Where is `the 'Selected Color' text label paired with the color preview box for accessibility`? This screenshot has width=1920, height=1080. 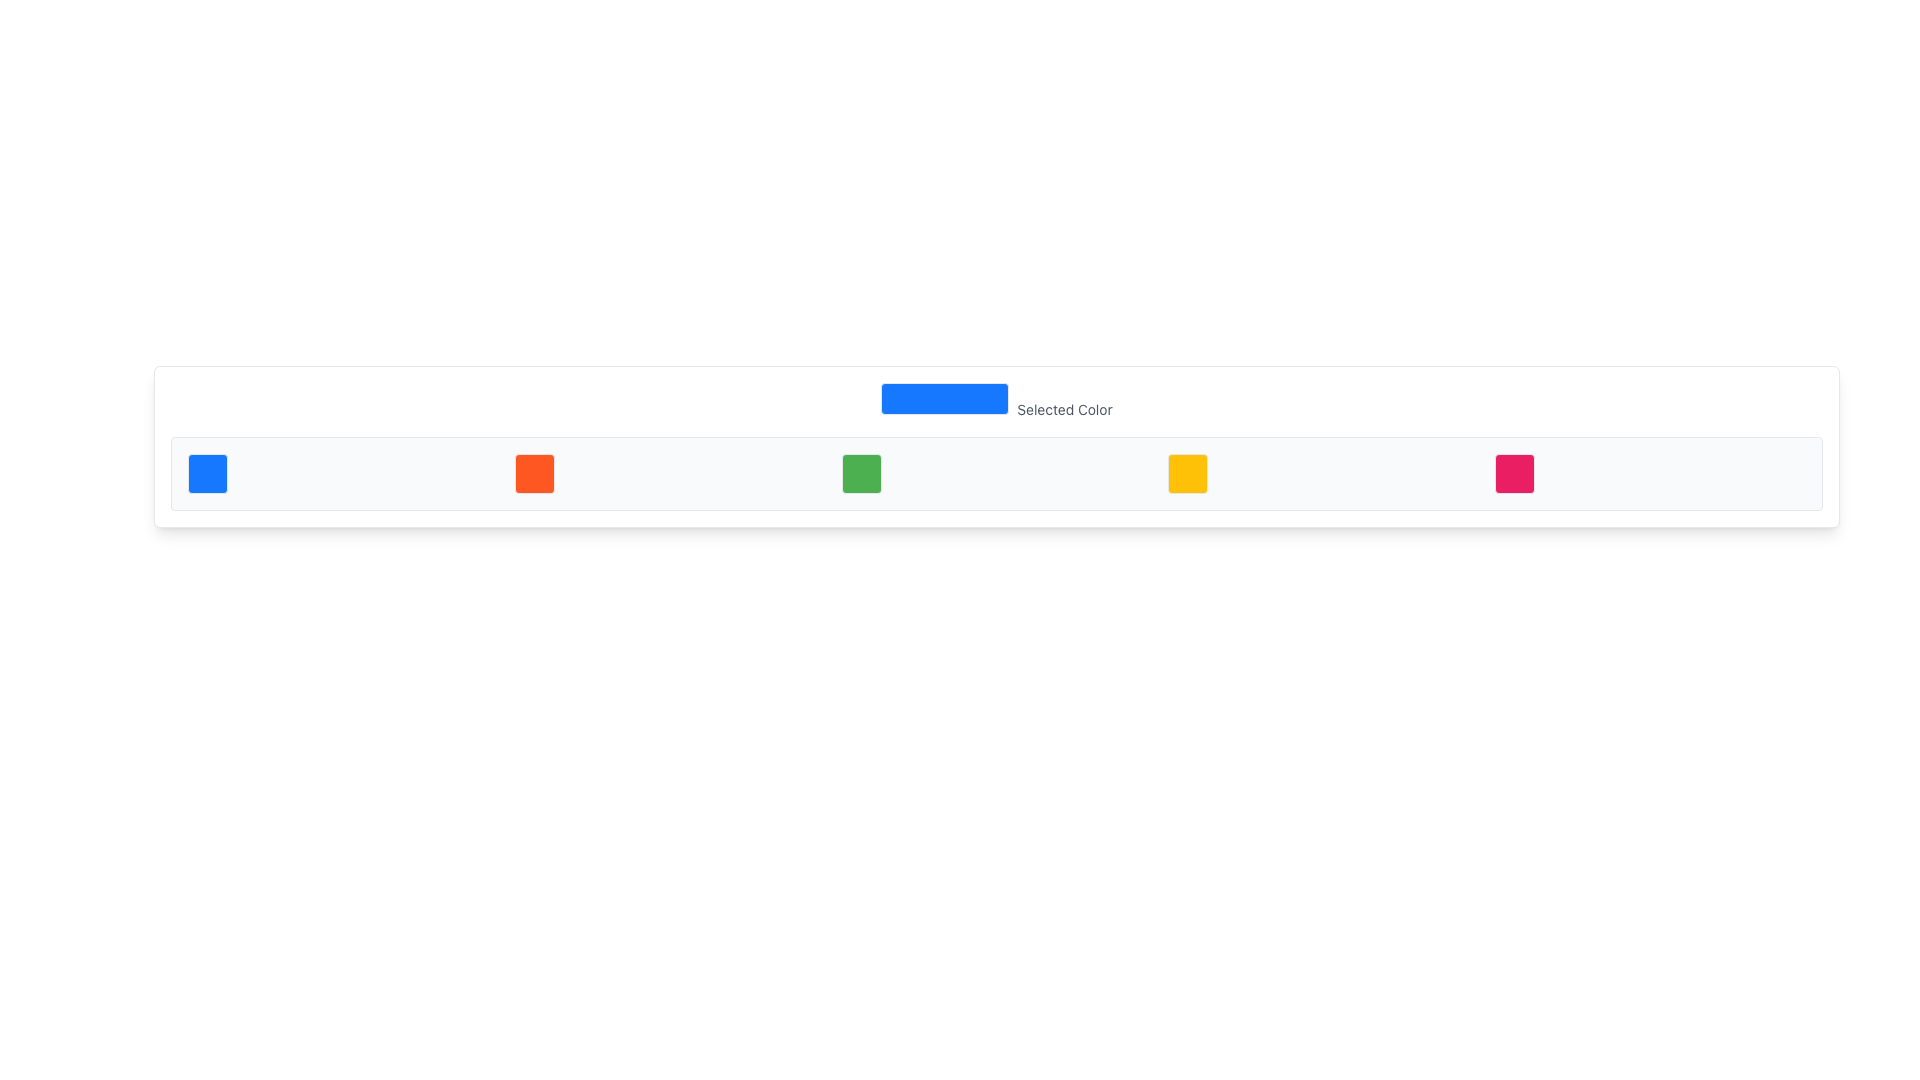 the 'Selected Color' text label paired with the color preview box for accessibility is located at coordinates (997, 401).